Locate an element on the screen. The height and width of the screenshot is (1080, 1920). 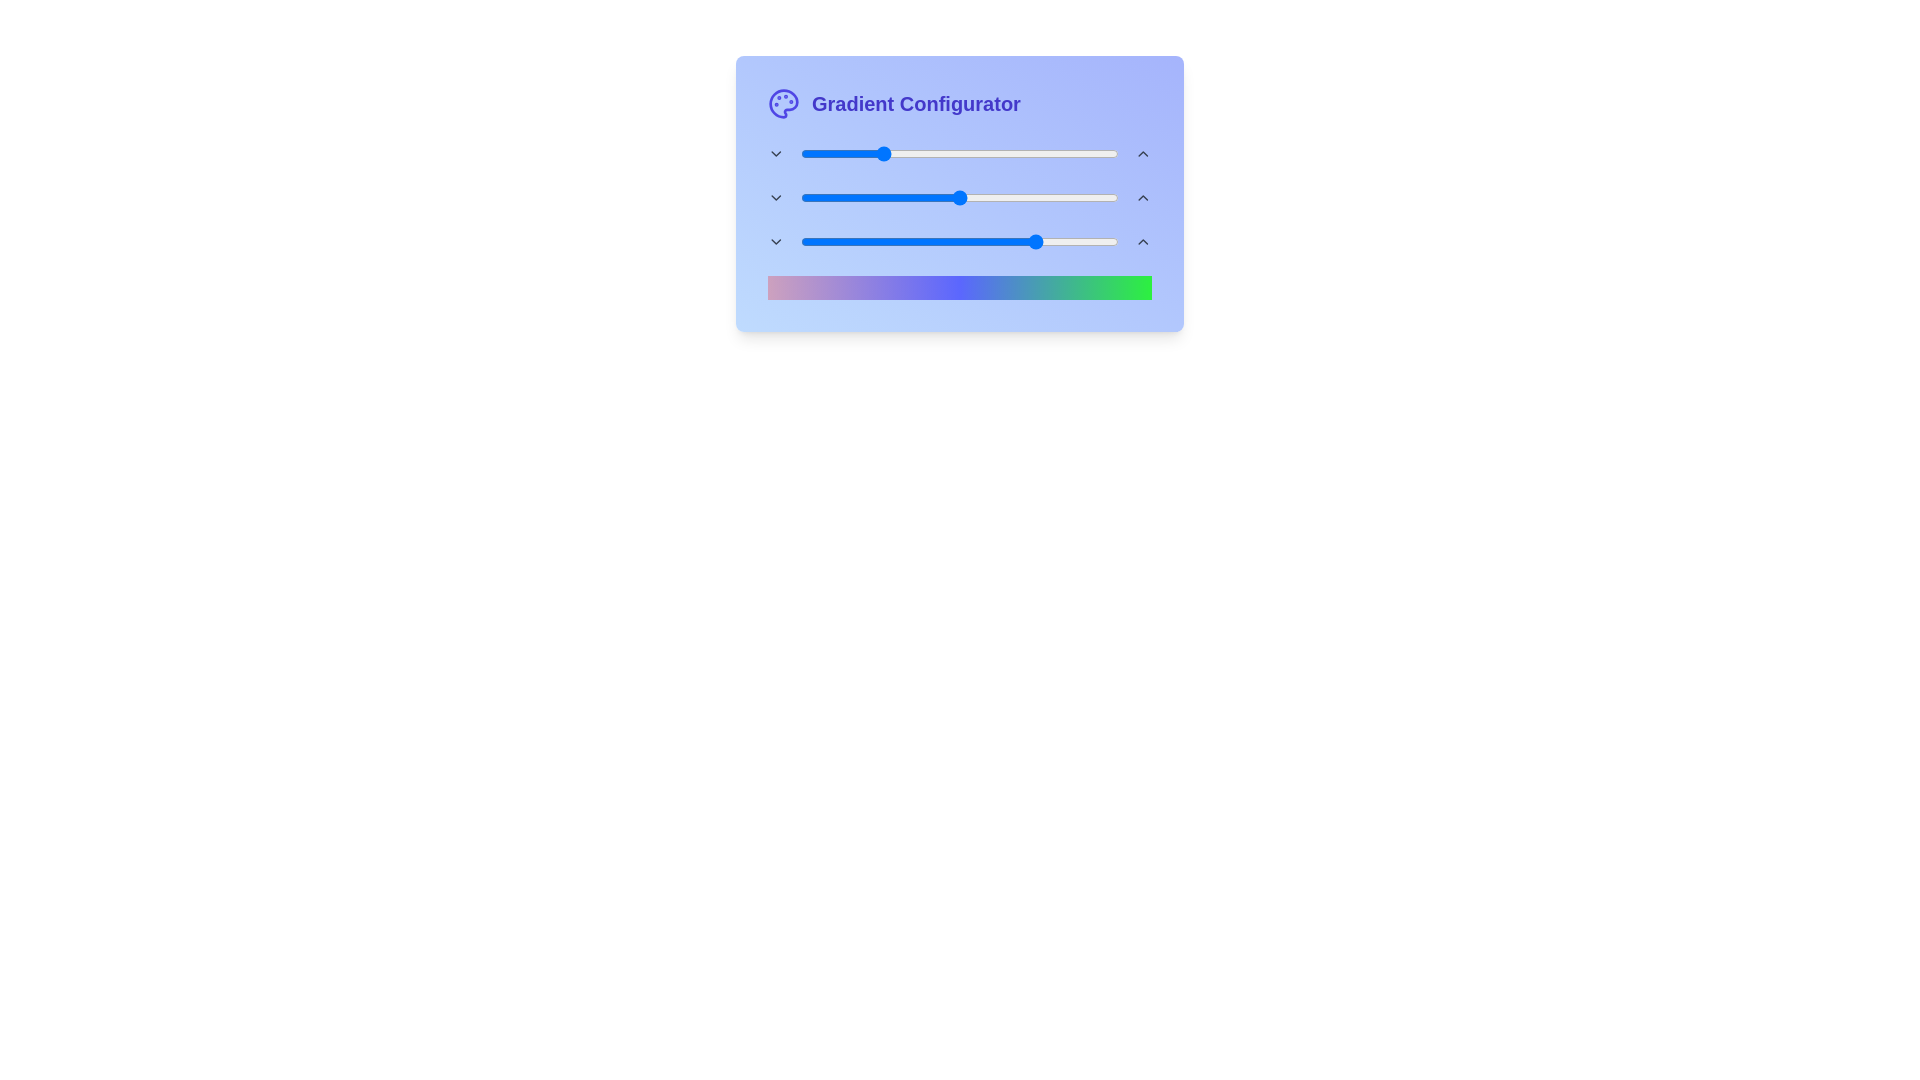
the mid gradient slider to 96 percent is located at coordinates (1105, 197).